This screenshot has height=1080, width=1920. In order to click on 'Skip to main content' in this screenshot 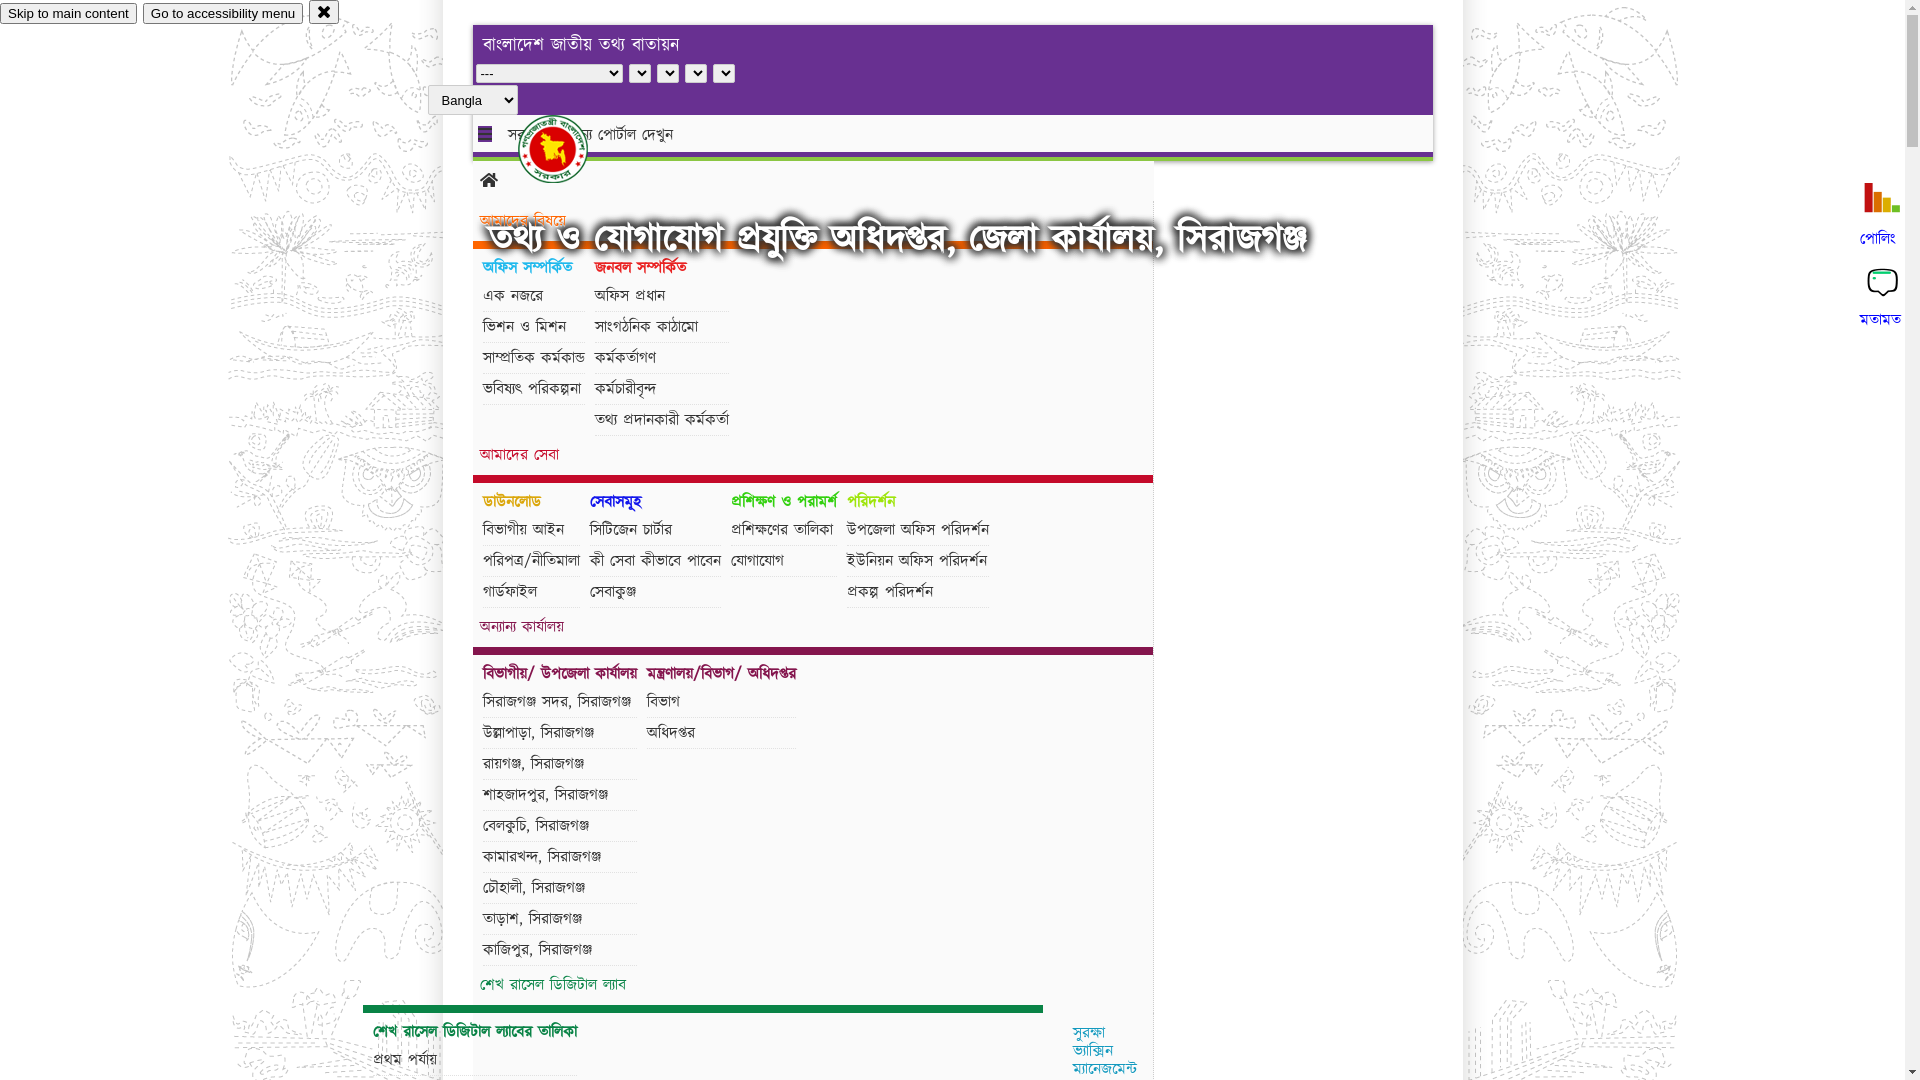, I will do `click(68, 13)`.